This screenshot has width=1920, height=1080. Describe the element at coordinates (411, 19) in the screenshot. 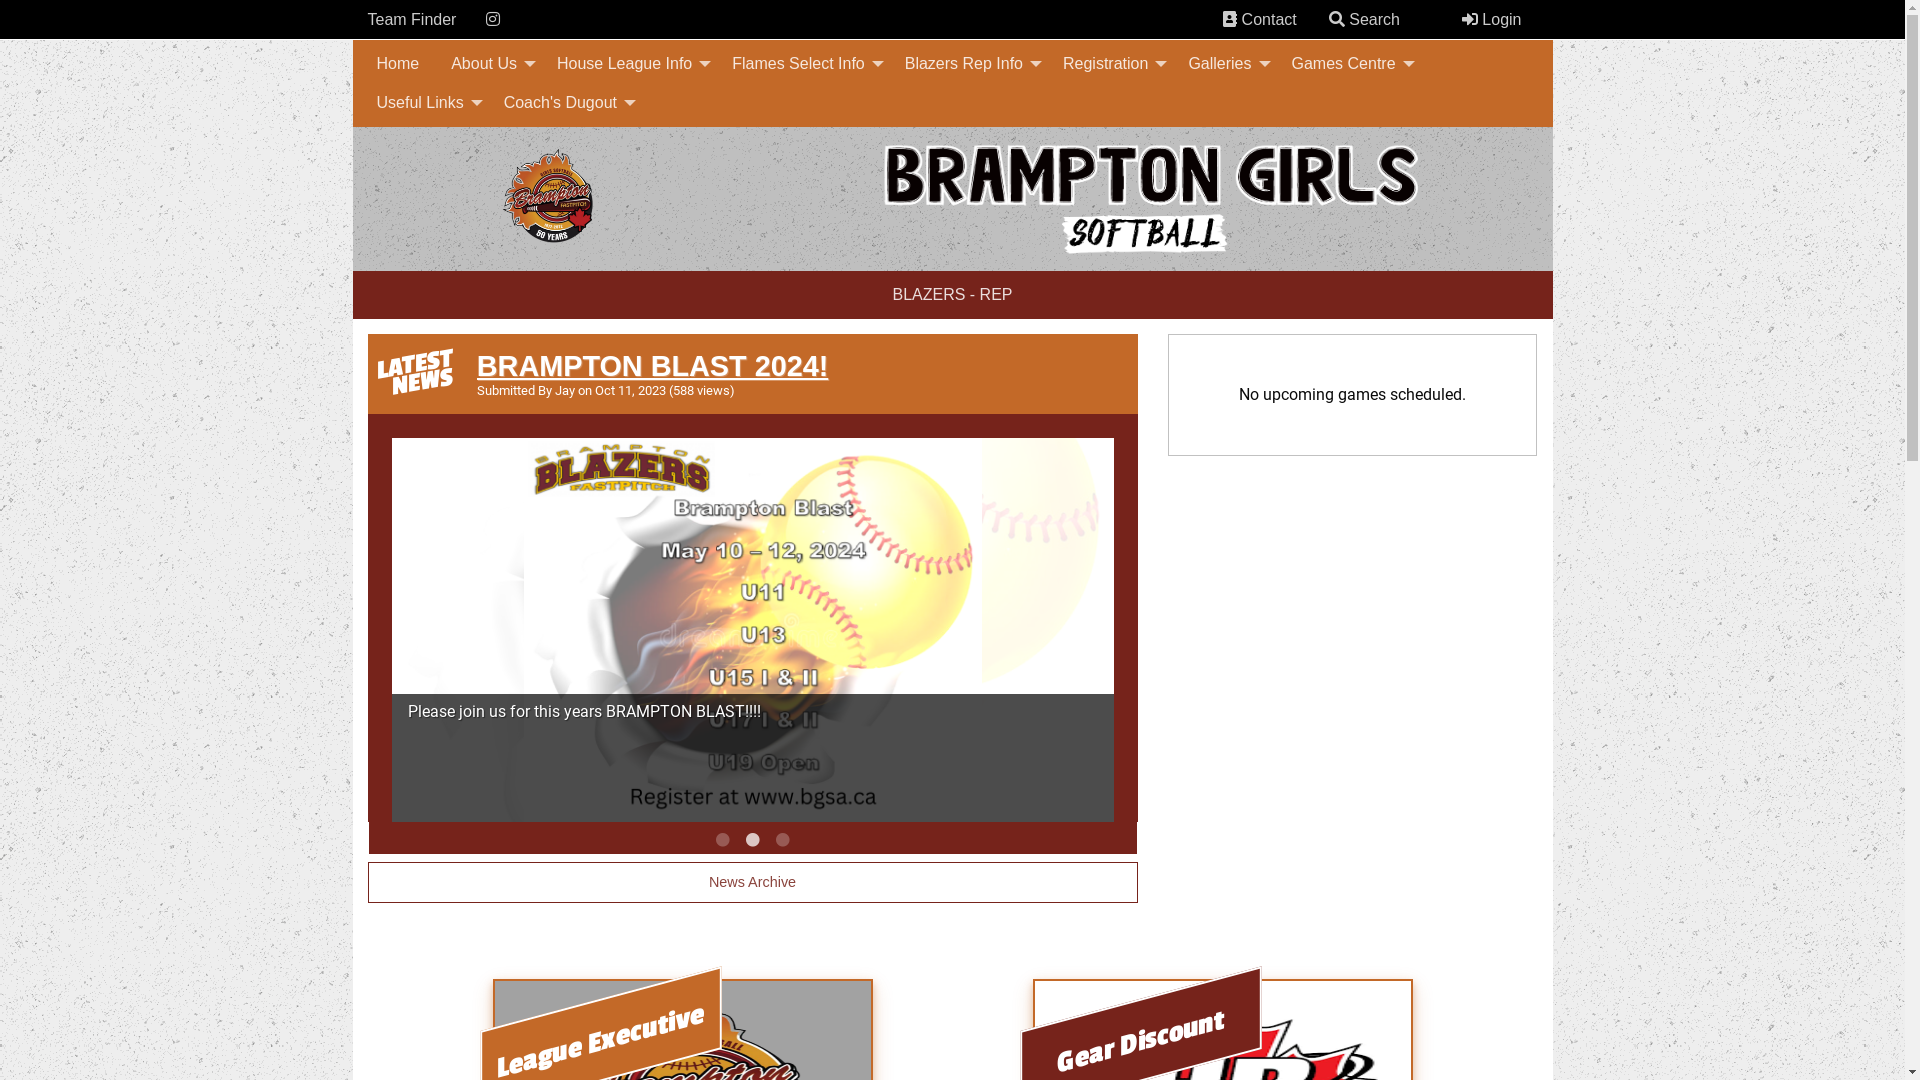

I see `'Team Finder'` at that location.